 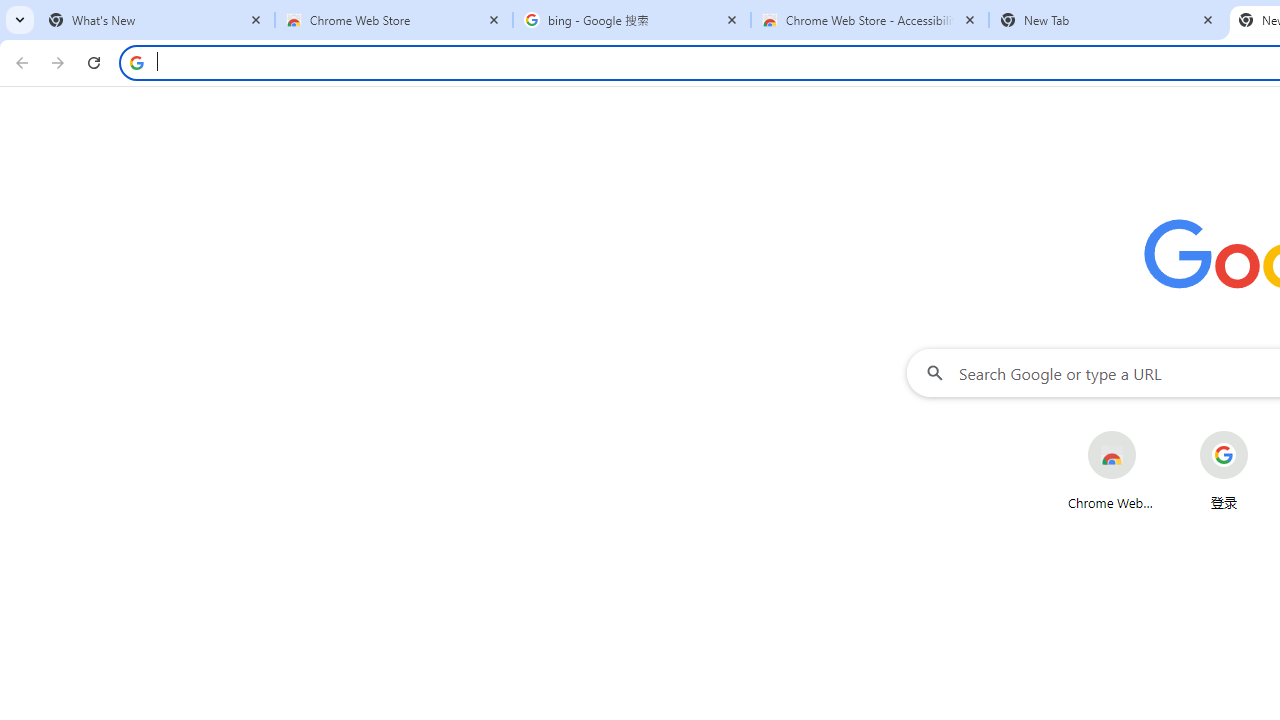 What do you see at coordinates (1107, 20) in the screenshot?
I see `'New Tab'` at bounding box center [1107, 20].